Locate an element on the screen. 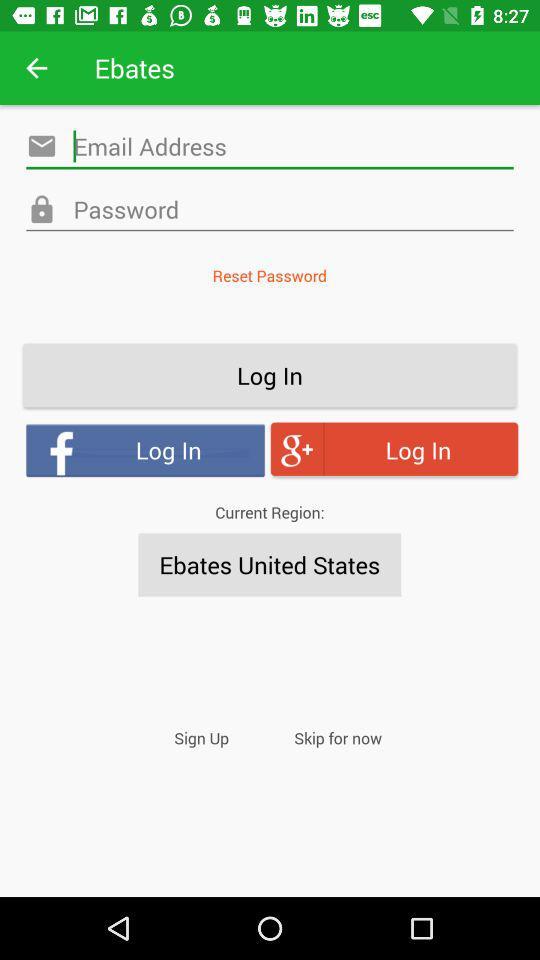 The height and width of the screenshot is (960, 540). password is located at coordinates (270, 210).